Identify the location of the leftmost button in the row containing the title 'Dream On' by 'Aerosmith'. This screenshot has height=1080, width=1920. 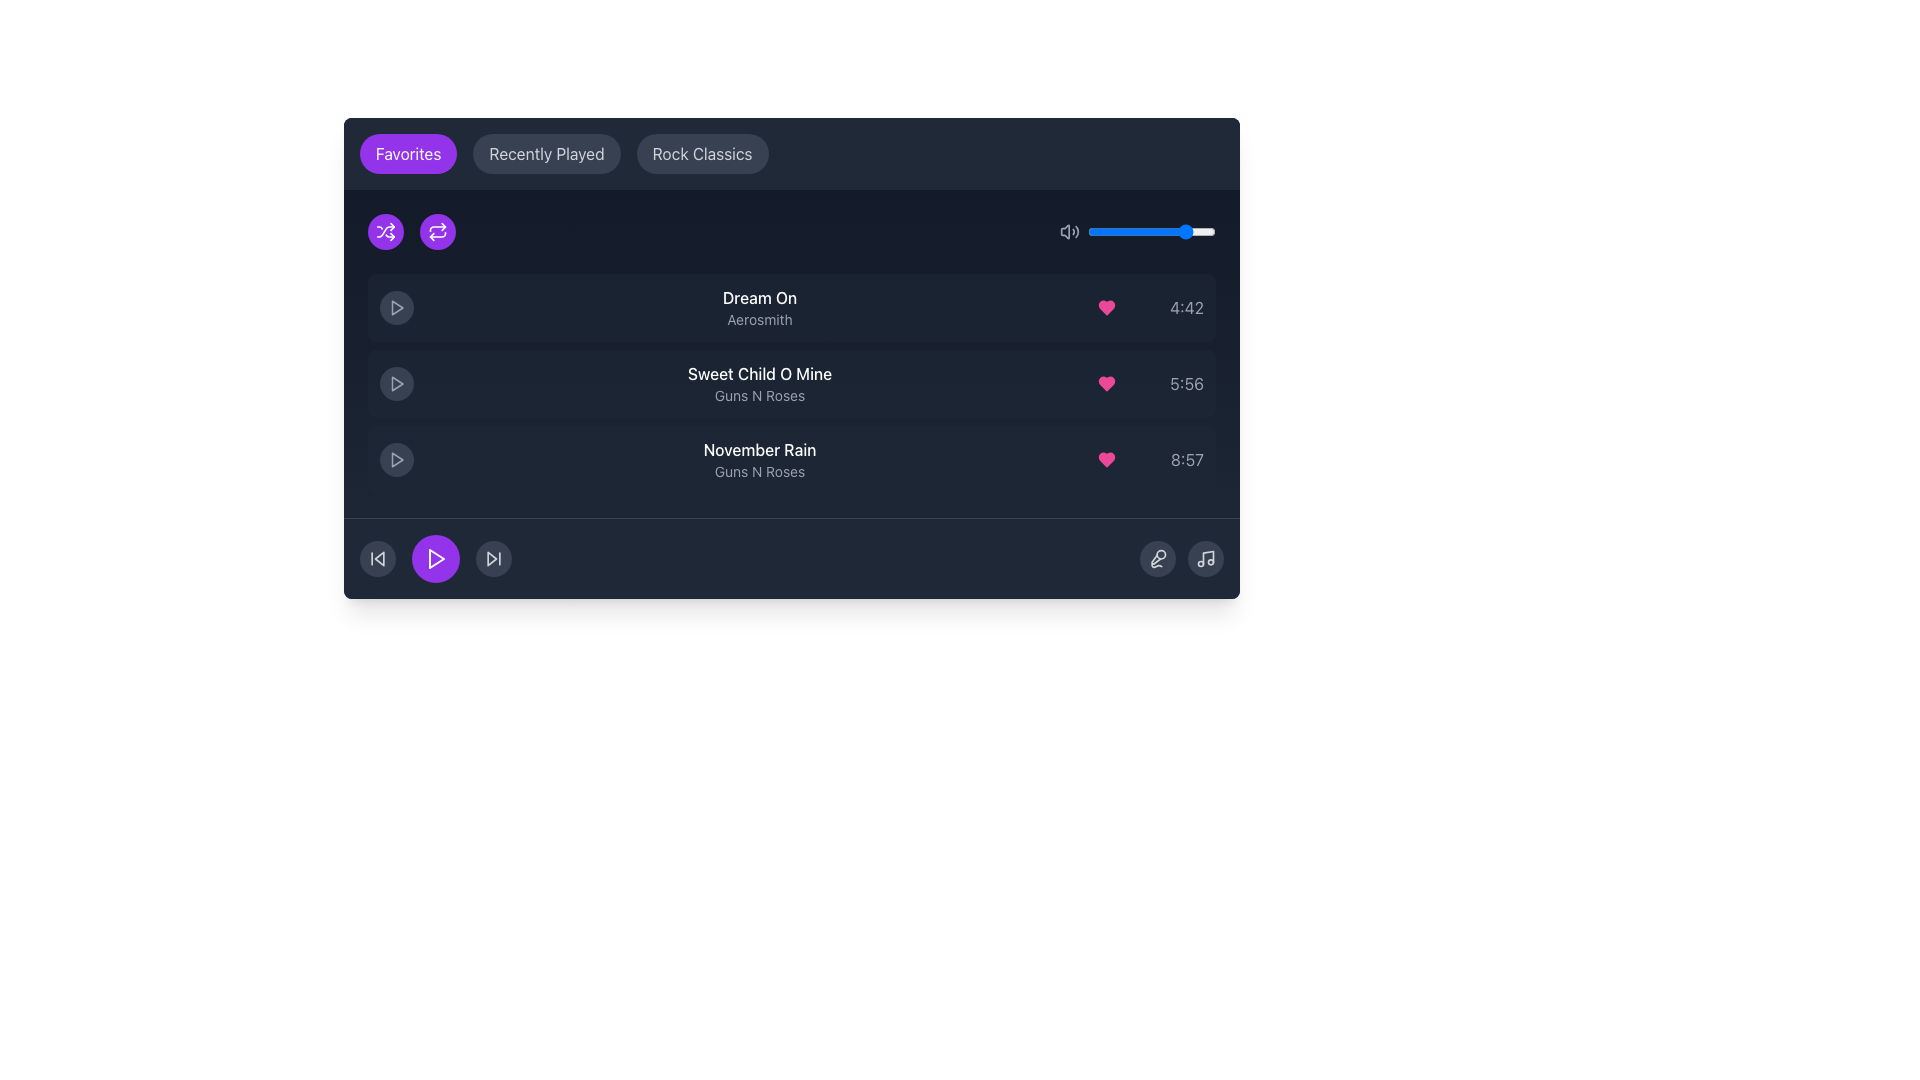
(397, 308).